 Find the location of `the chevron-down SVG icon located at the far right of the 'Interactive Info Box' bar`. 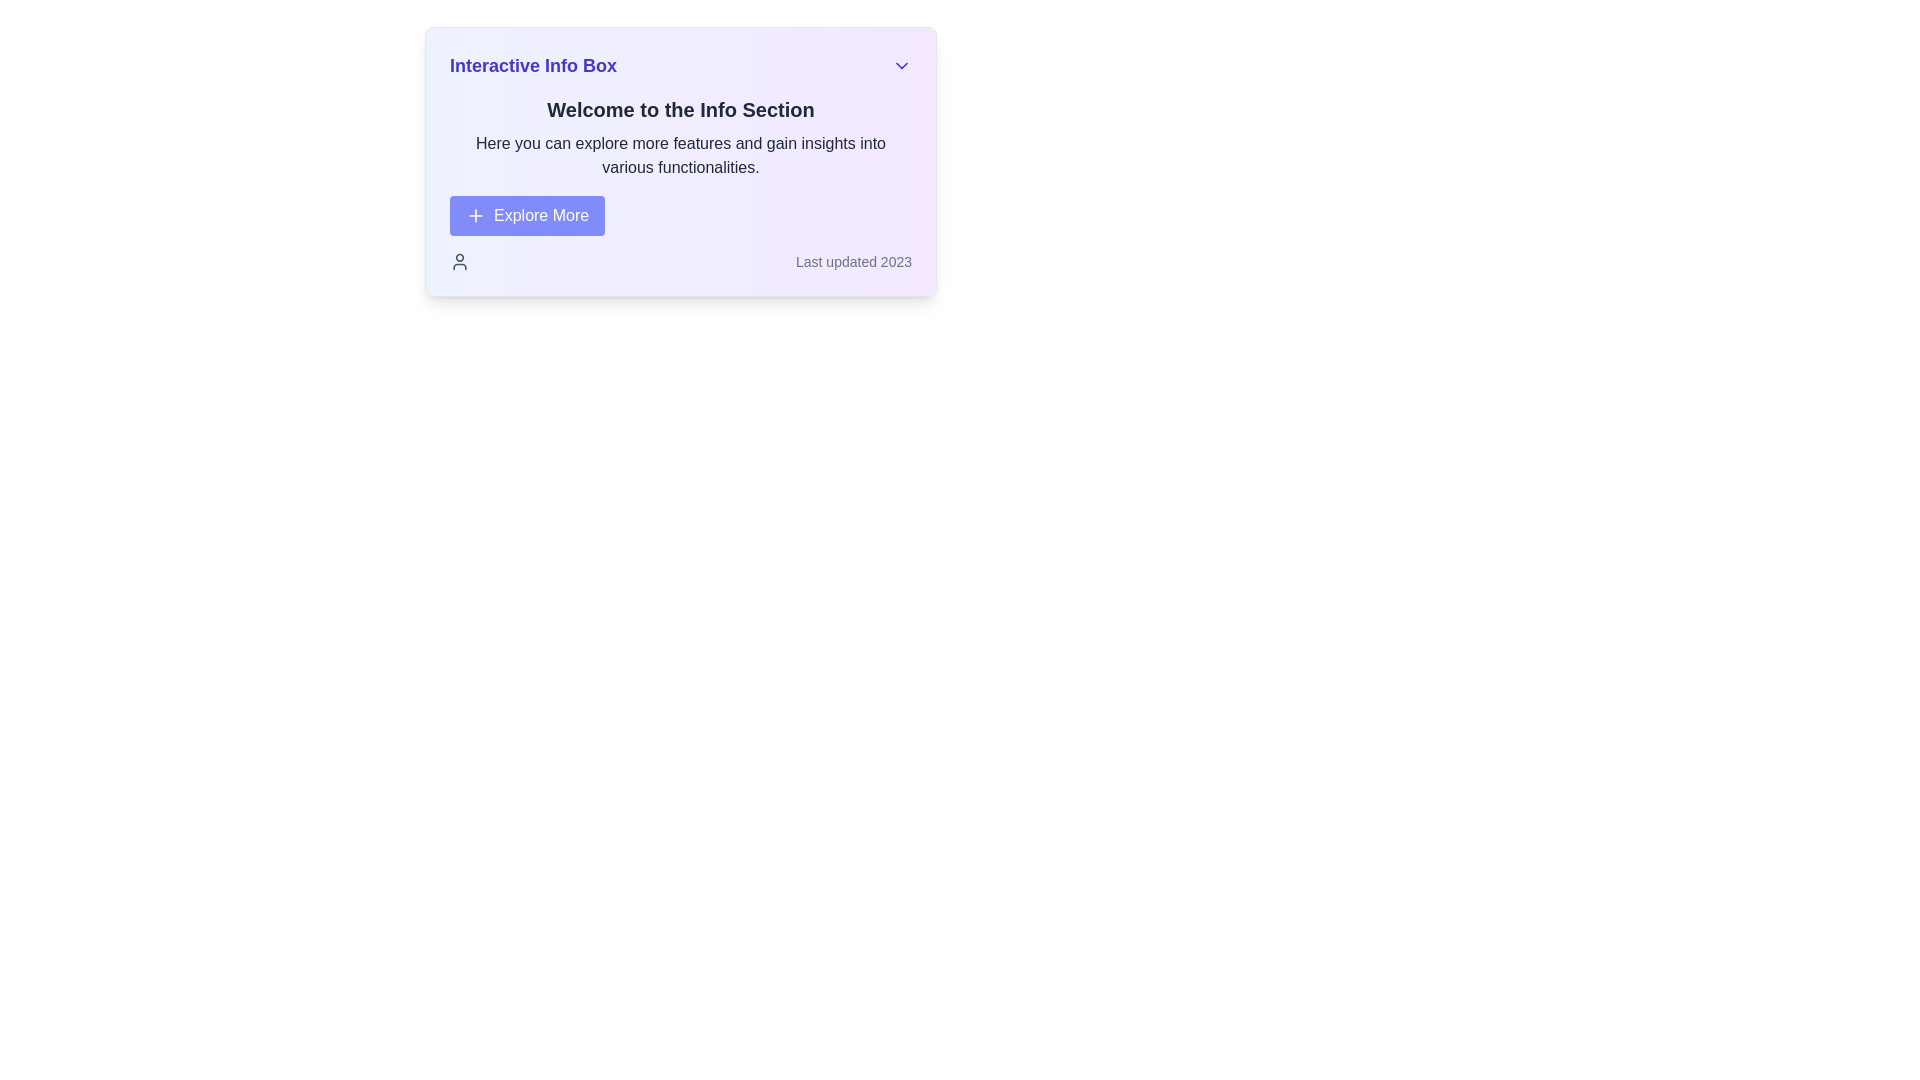

the chevron-down SVG icon located at the far right of the 'Interactive Info Box' bar is located at coordinates (901, 64).